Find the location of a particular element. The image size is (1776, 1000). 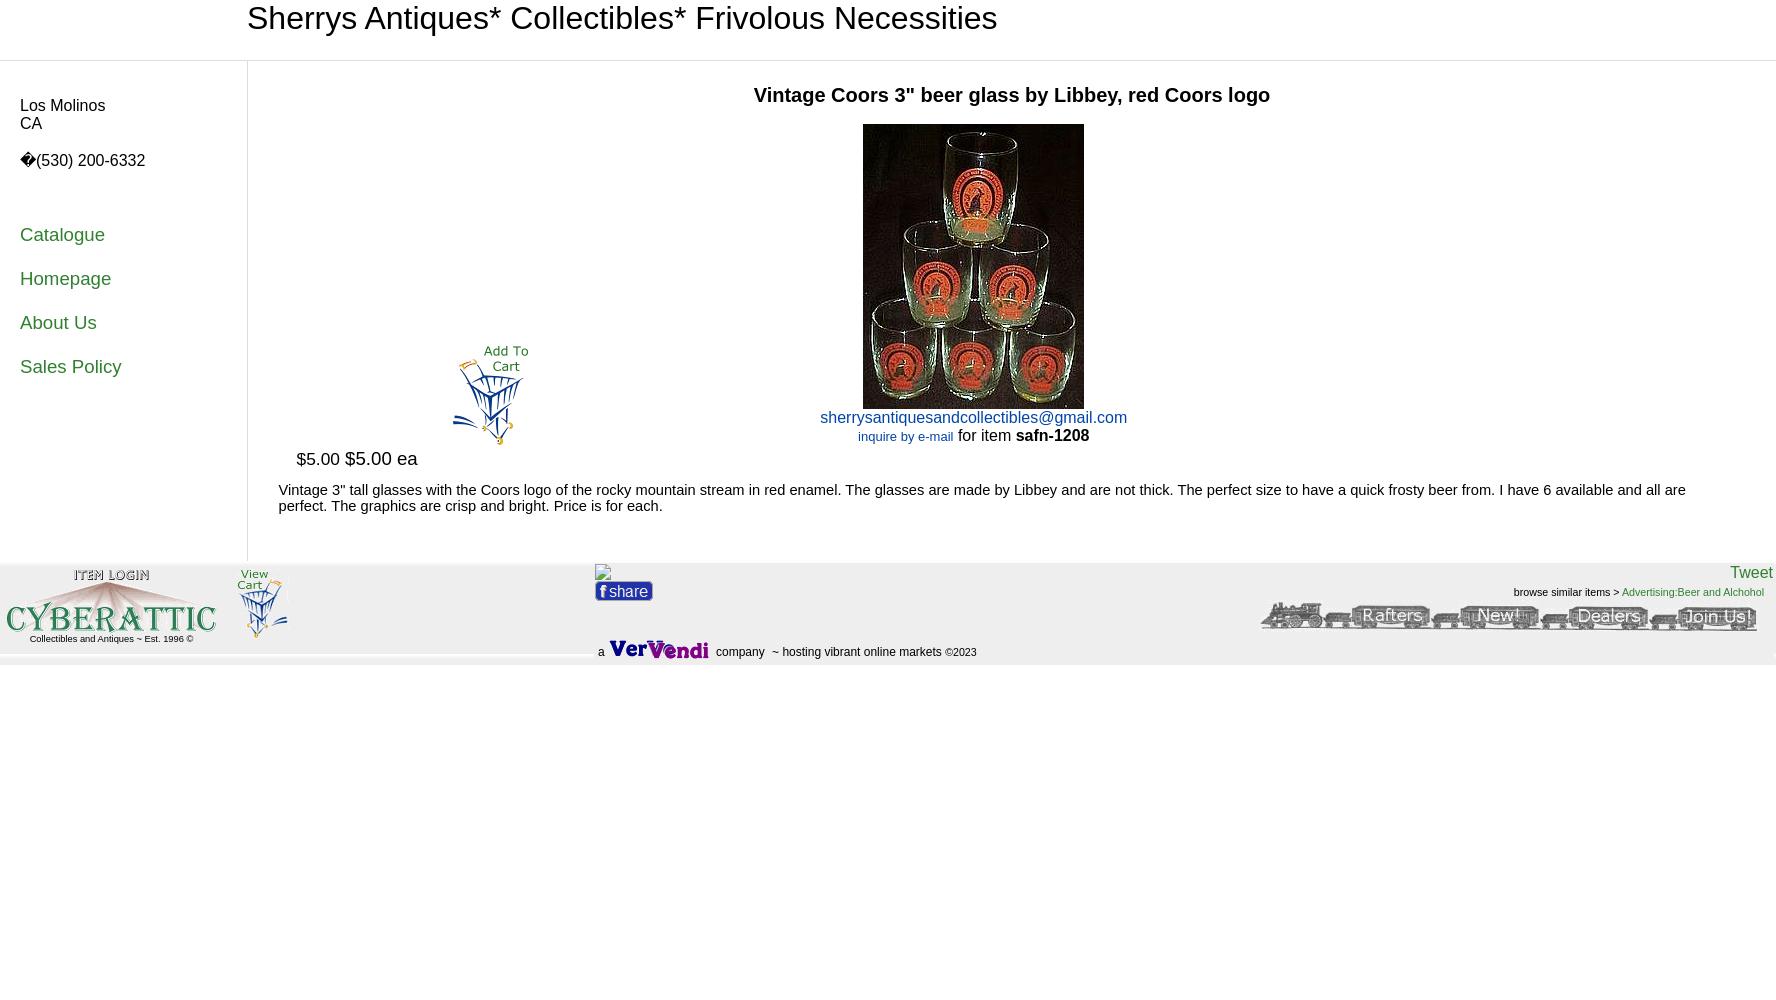

'Sales Policy' is located at coordinates (69, 365).